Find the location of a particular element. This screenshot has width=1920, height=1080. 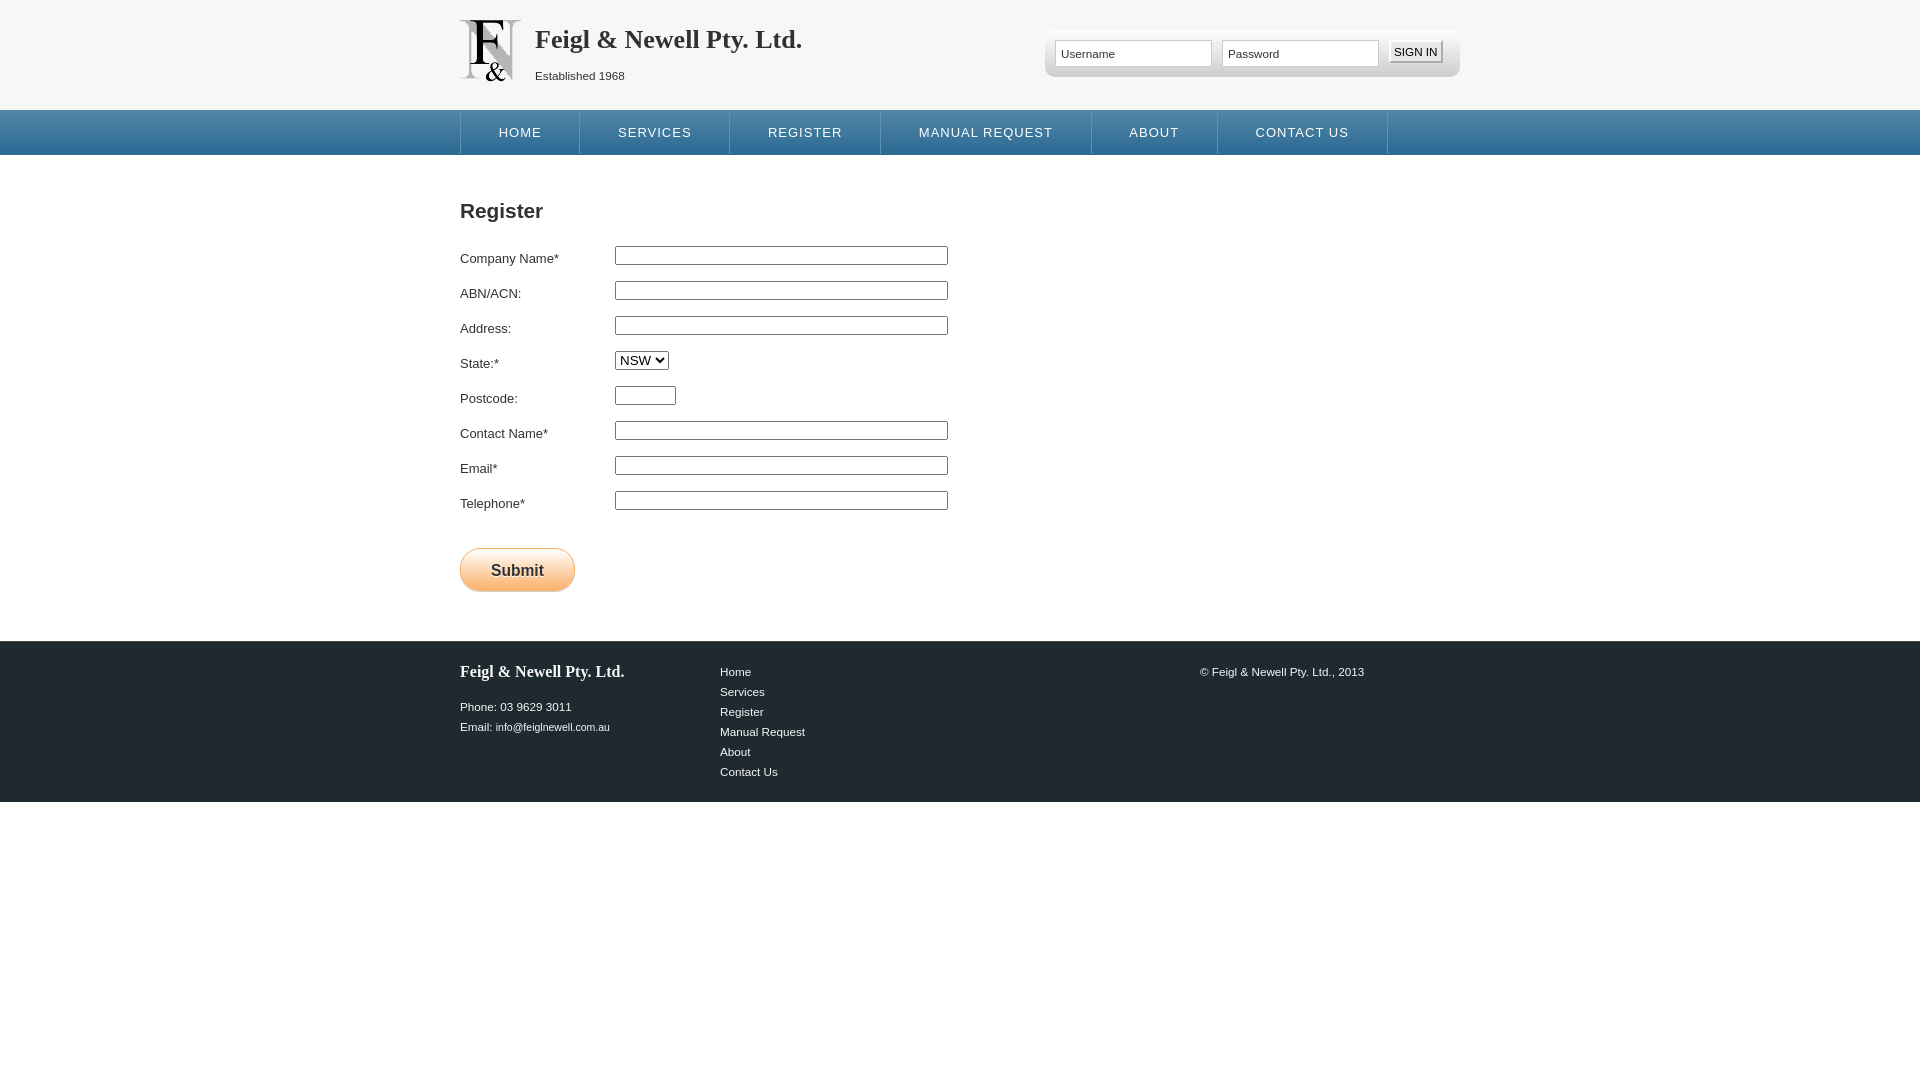

'info@feiglnewell.com.au' is located at coordinates (552, 726).